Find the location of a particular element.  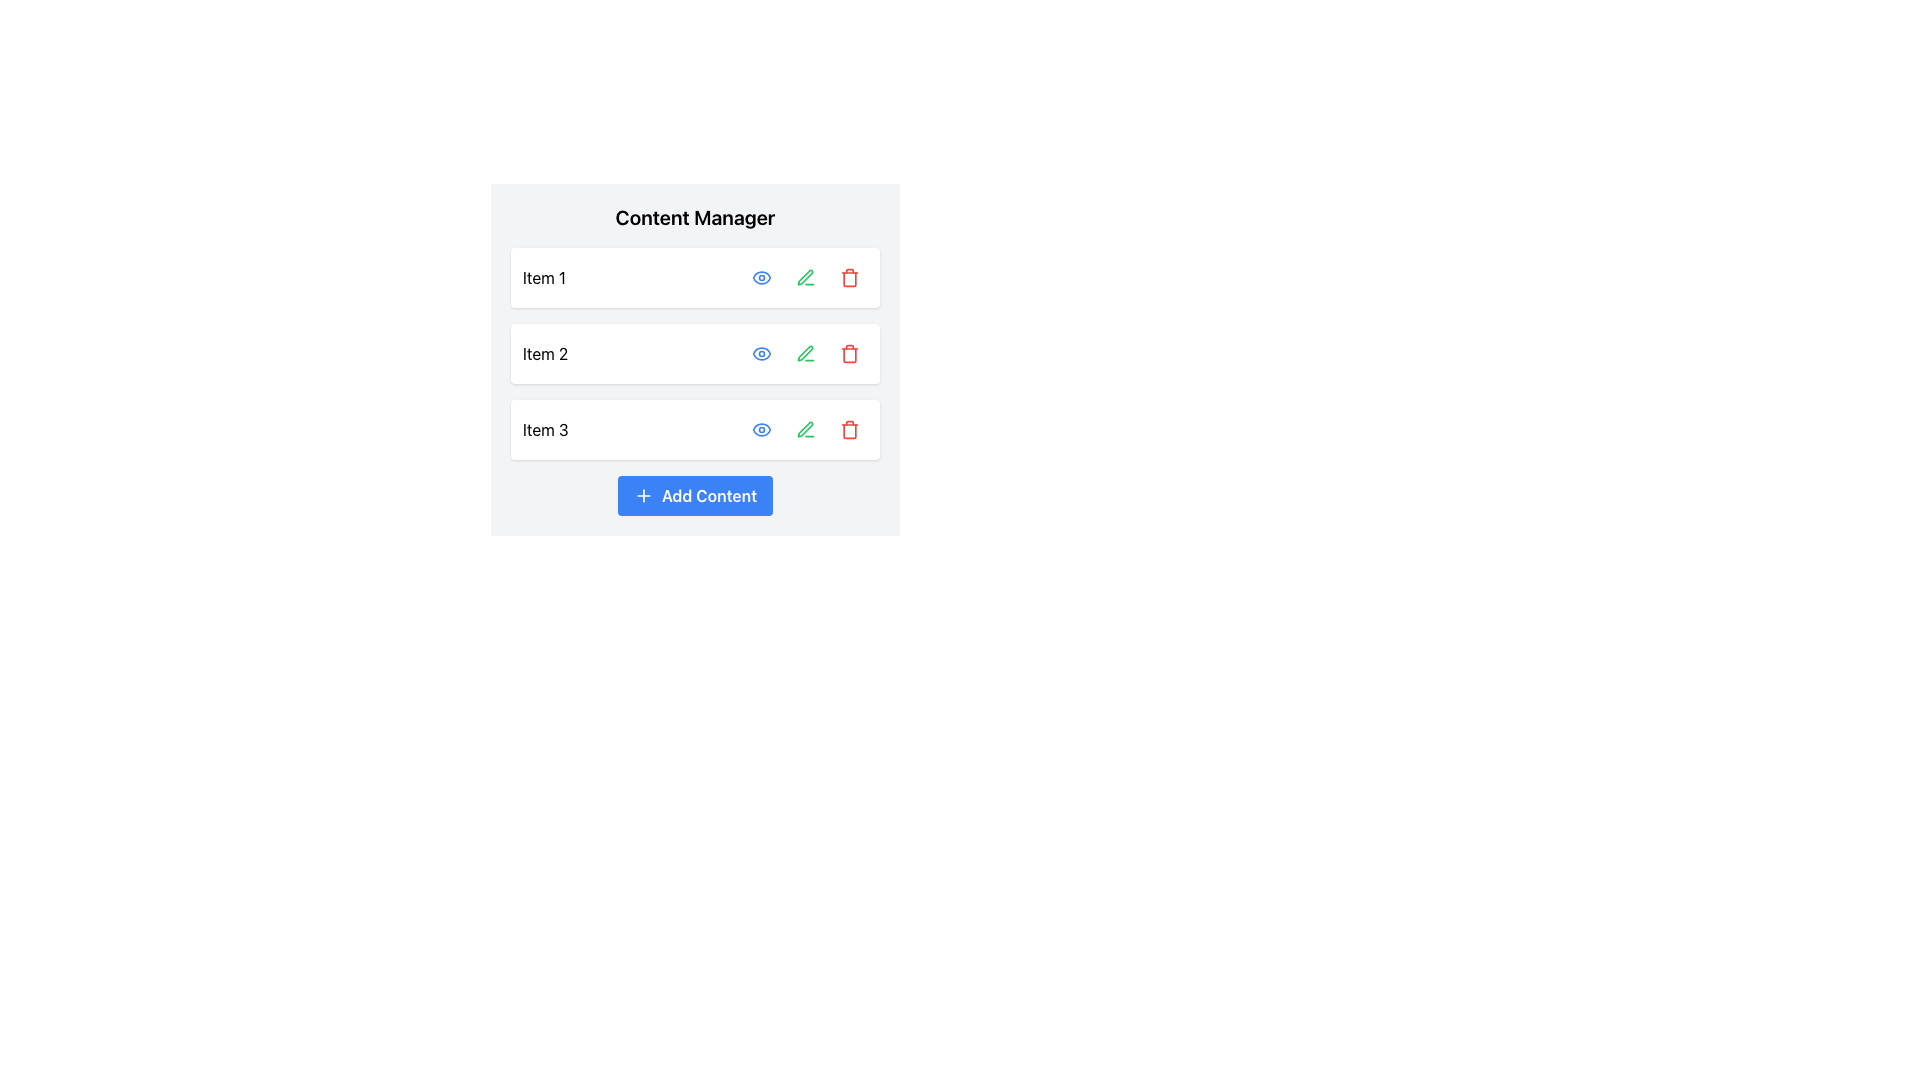

the decorative cross icon located at the left part of the blue 'Add Content' button at the bottom of the content panel is located at coordinates (643, 495).